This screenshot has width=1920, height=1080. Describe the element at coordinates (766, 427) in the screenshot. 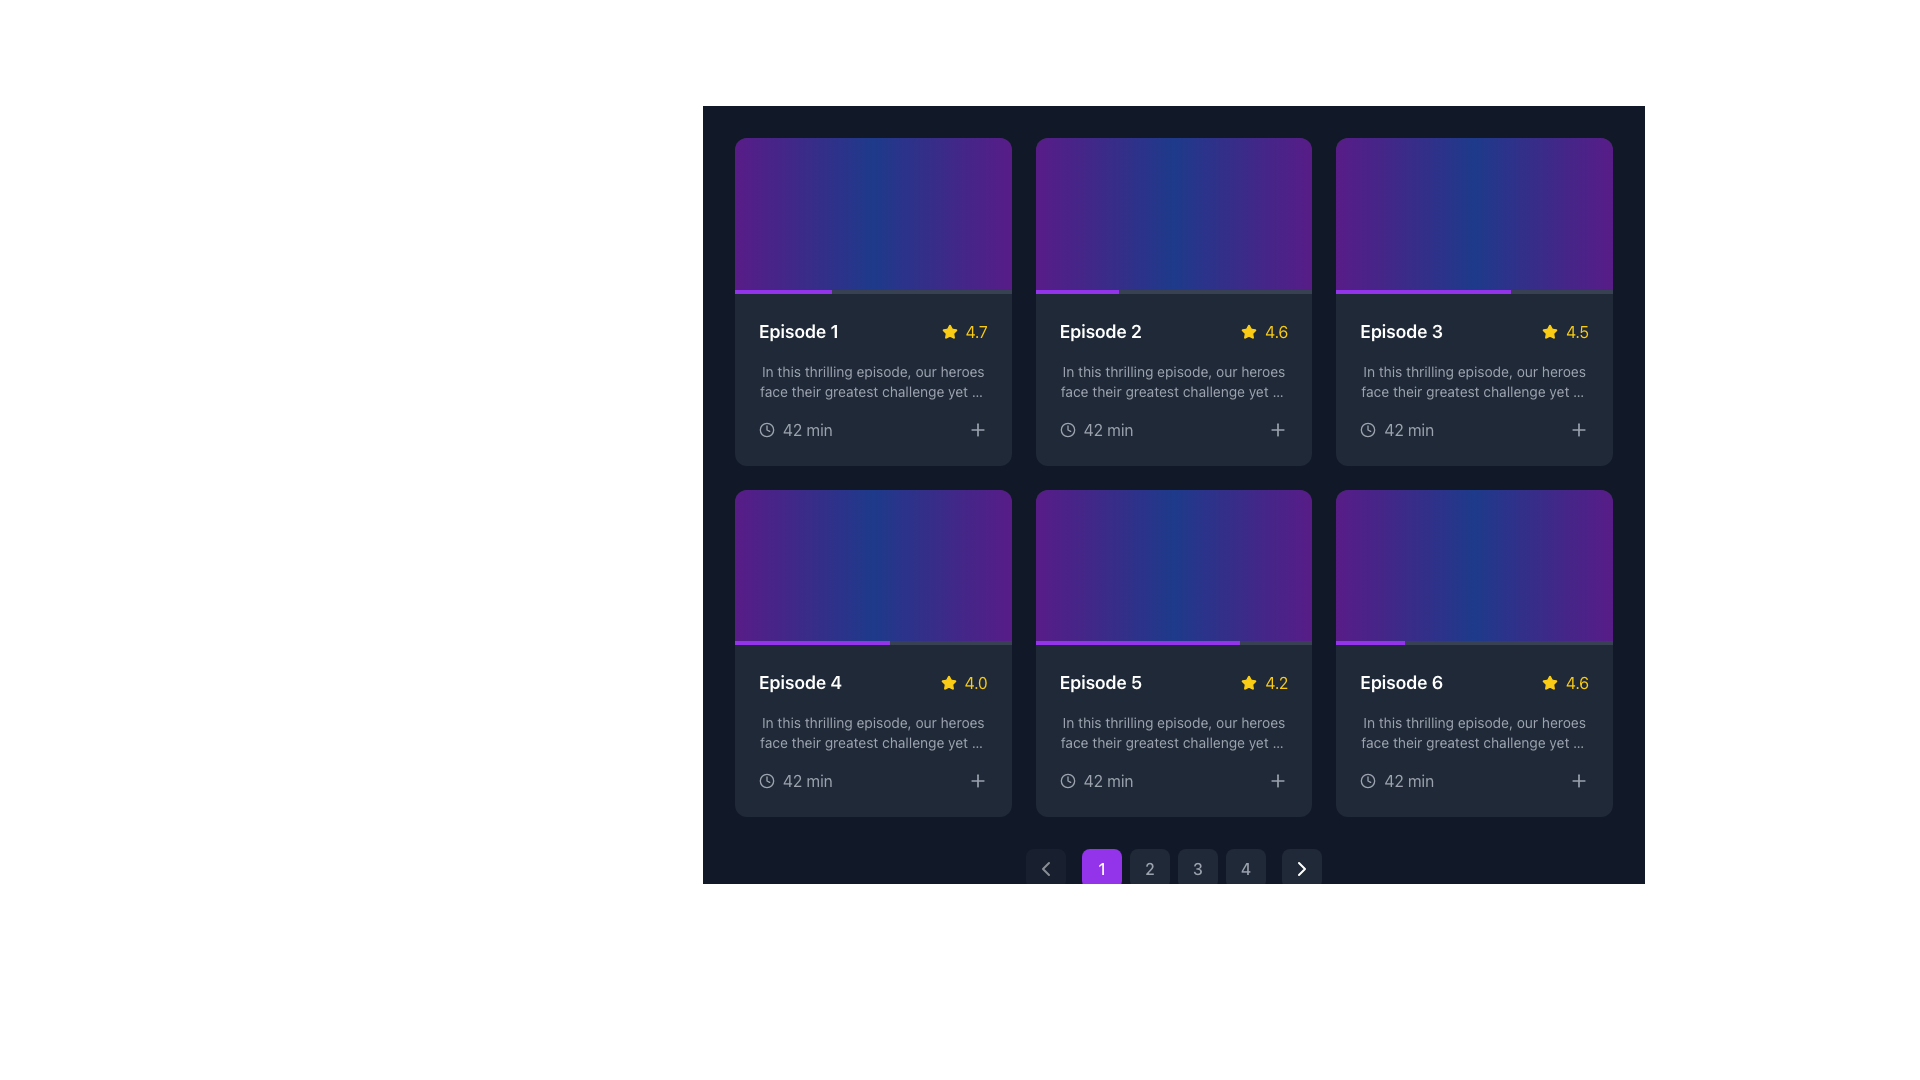

I see `the time duration indicator icon located in the first card of the grid layout, positioned below 'Episode 1' and to the left of '42 min'` at that location.